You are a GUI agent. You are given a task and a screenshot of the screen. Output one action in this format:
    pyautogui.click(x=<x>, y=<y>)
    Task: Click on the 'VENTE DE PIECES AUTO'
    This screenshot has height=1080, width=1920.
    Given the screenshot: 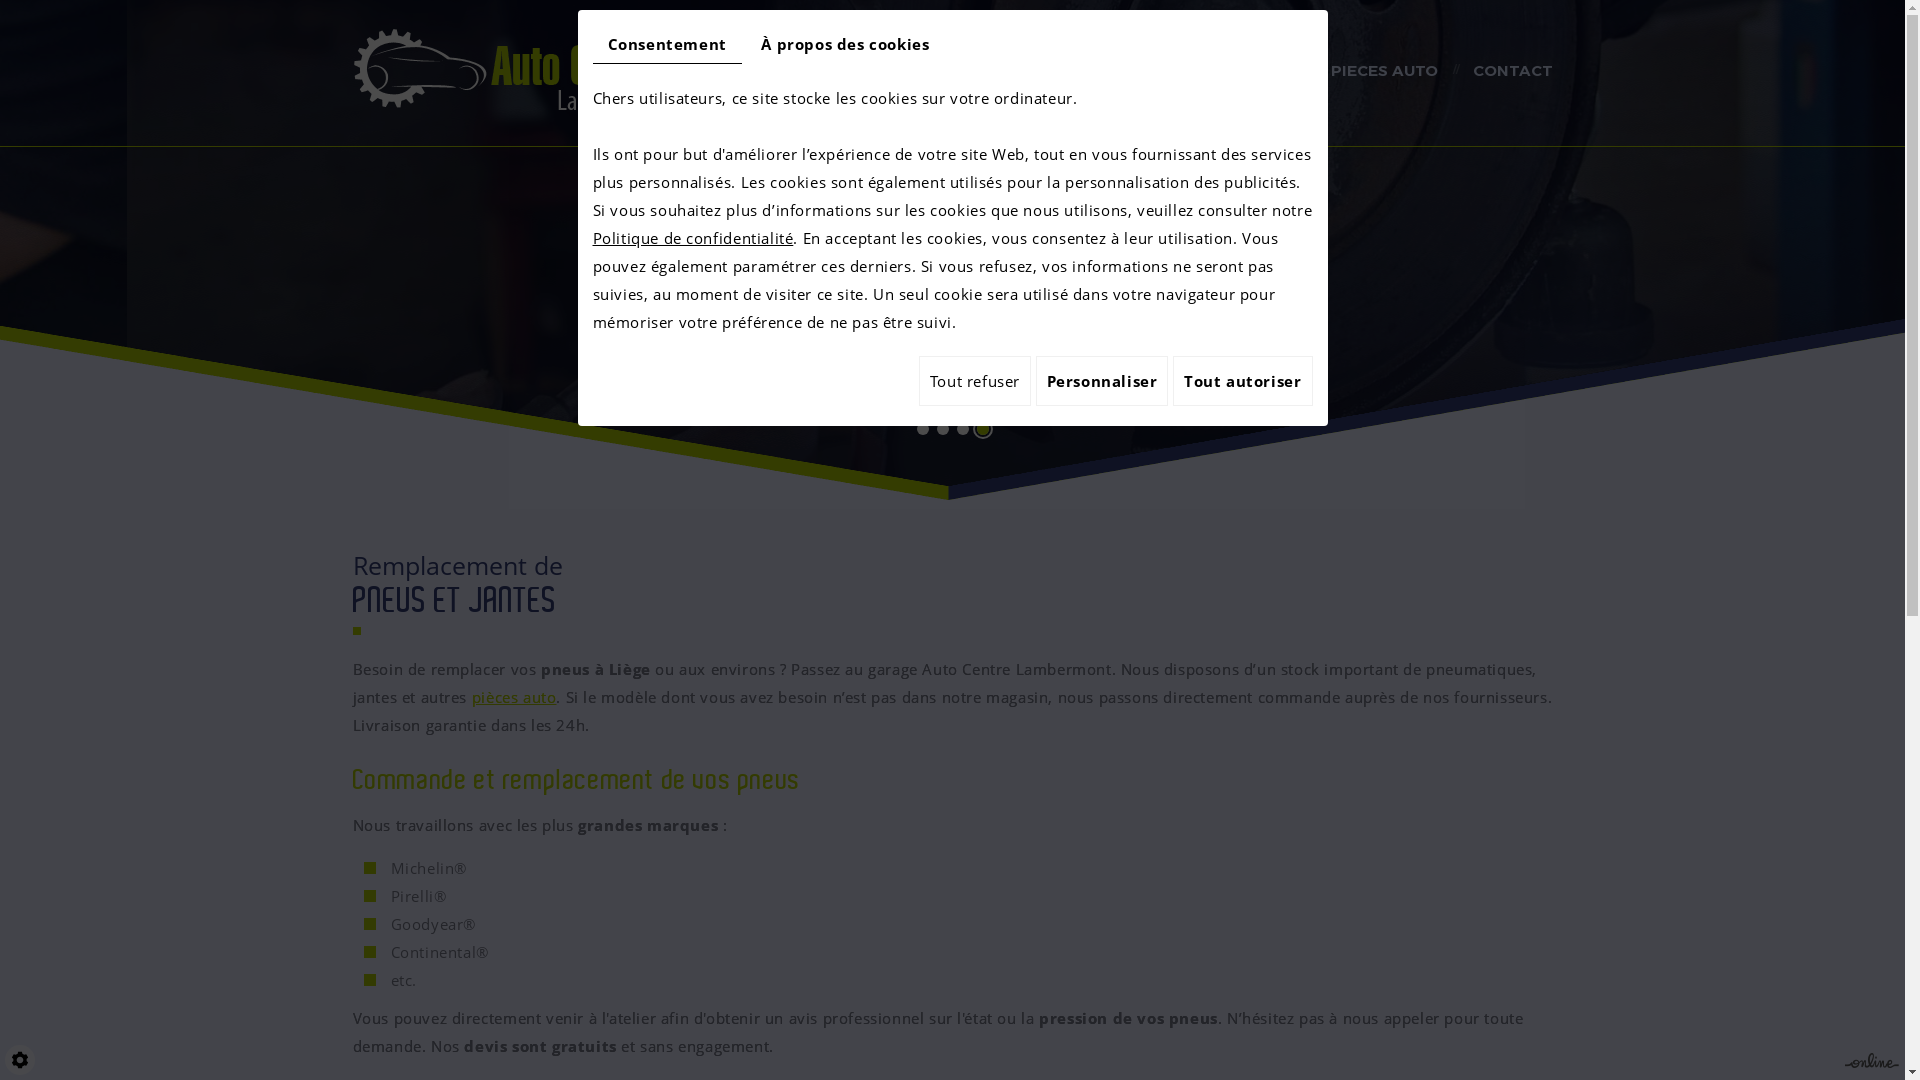 What is the action you would take?
    pyautogui.click(x=1341, y=72)
    